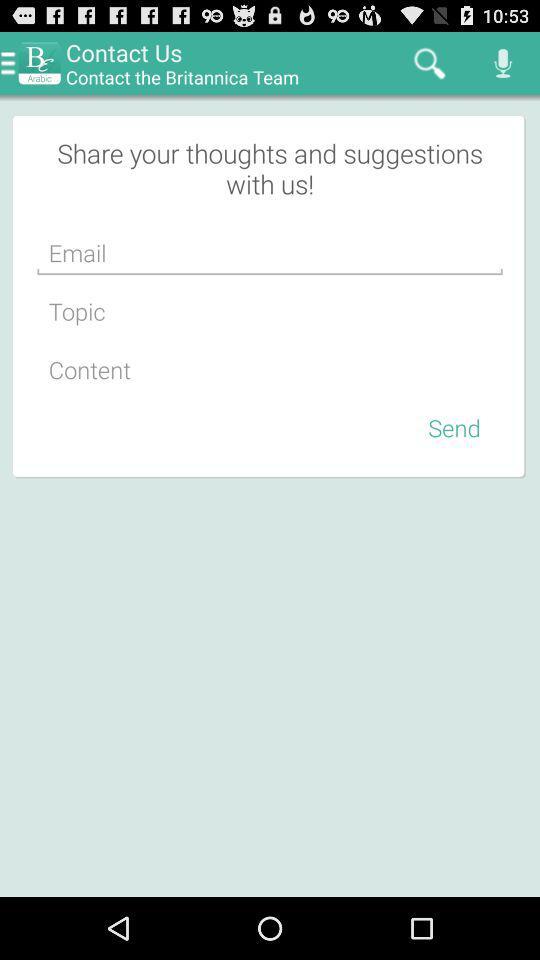 The width and height of the screenshot is (540, 960). I want to click on item next to the contact the britannica app, so click(428, 62).